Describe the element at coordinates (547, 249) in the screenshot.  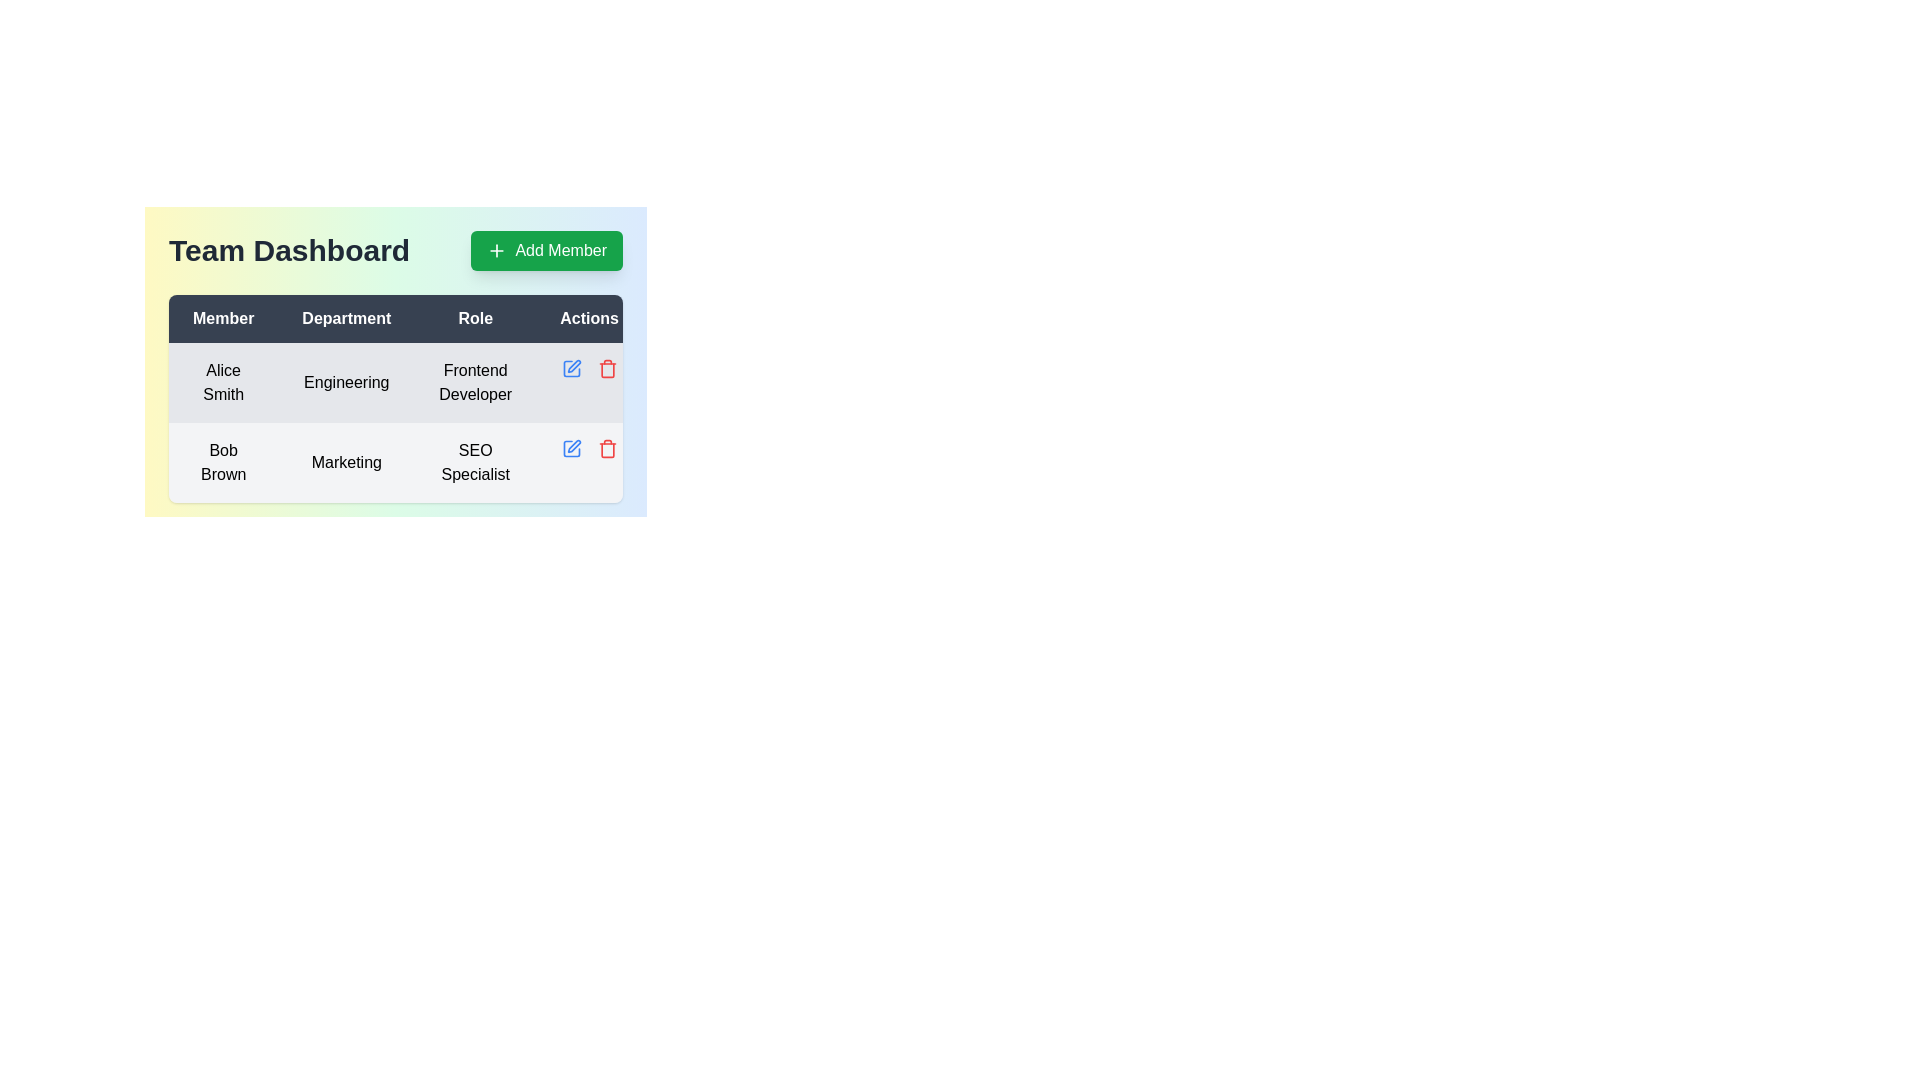
I see `the green 'Add Member' button featuring white bold text and a plus symbol` at that location.